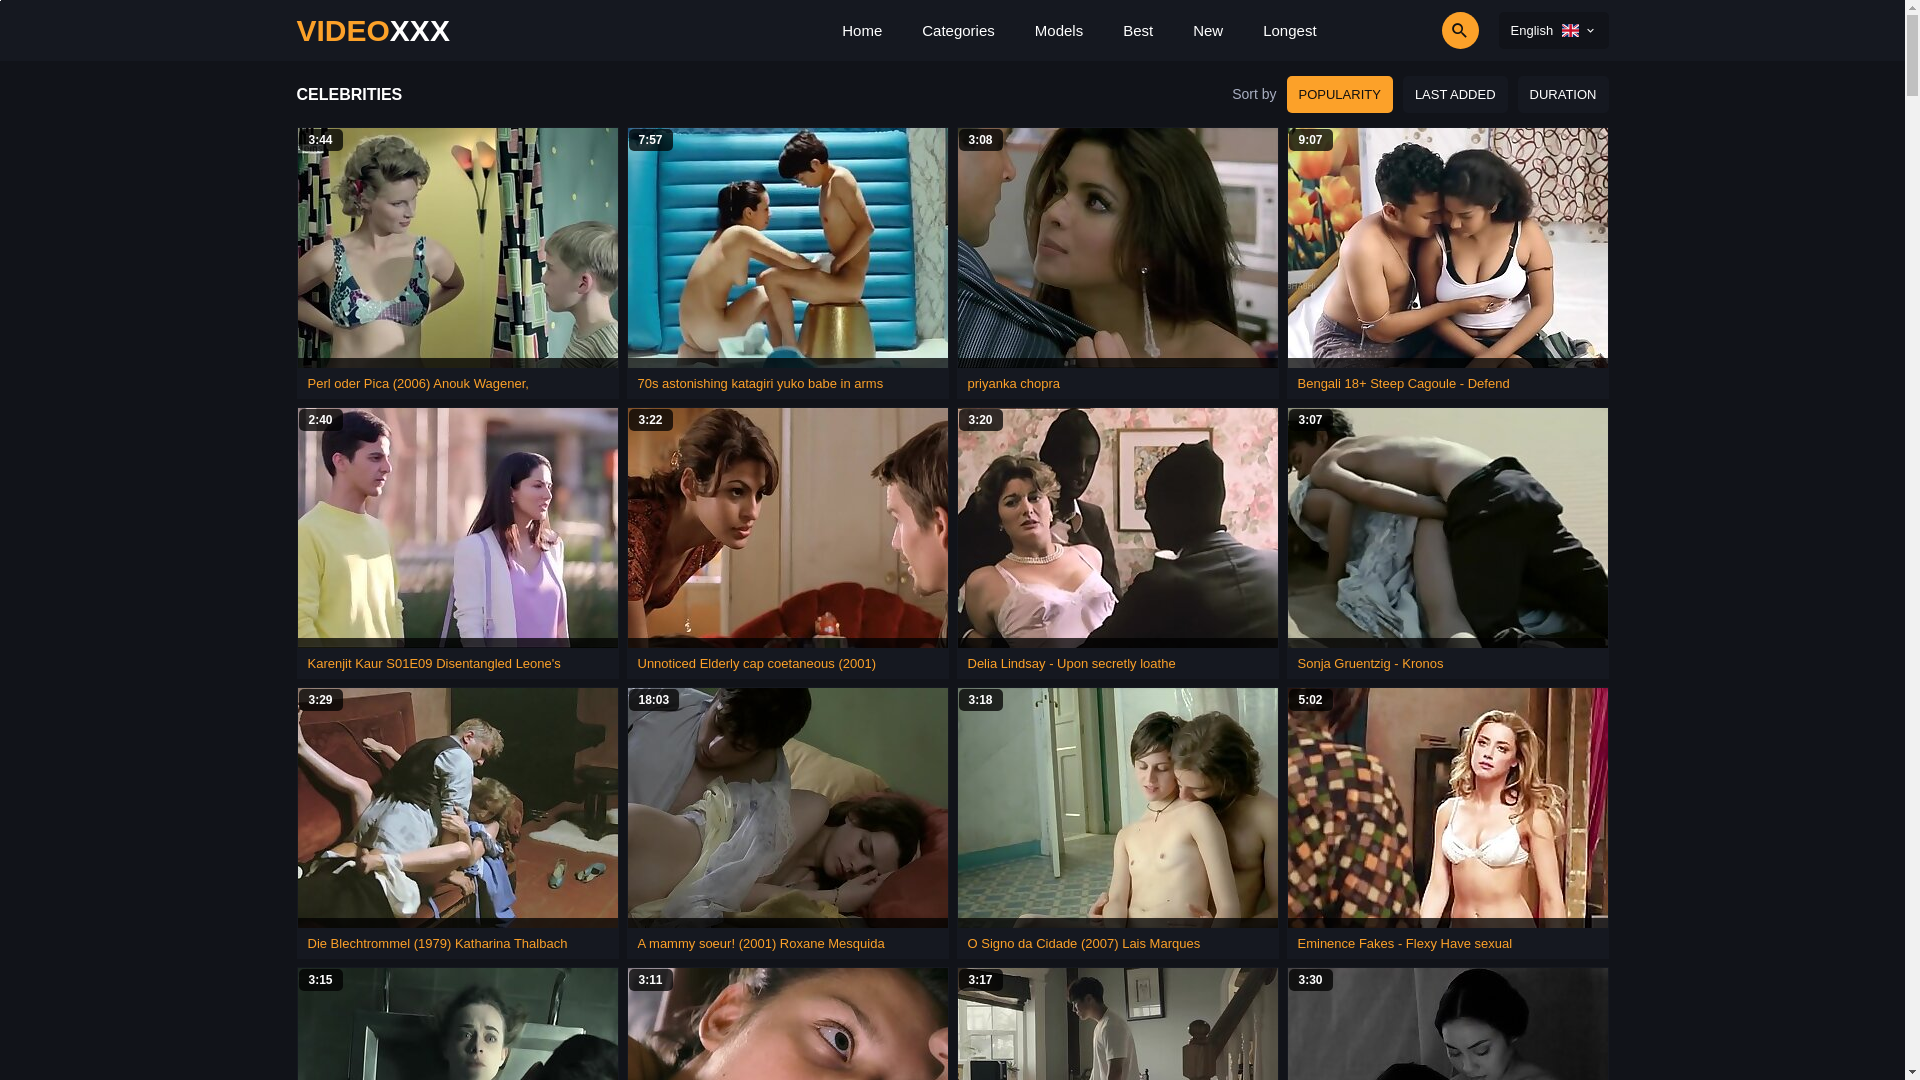 The width and height of the screenshot is (1920, 1080). What do you see at coordinates (1402, 383) in the screenshot?
I see `'Bengali 18+ Steep Cagoule - Defend'` at bounding box center [1402, 383].